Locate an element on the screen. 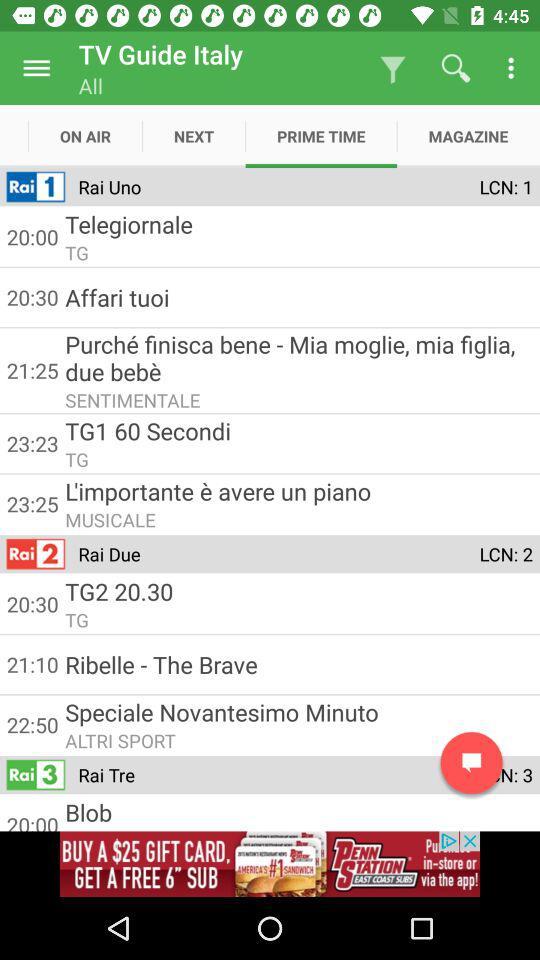 The width and height of the screenshot is (540, 960). menu is located at coordinates (36, 68).